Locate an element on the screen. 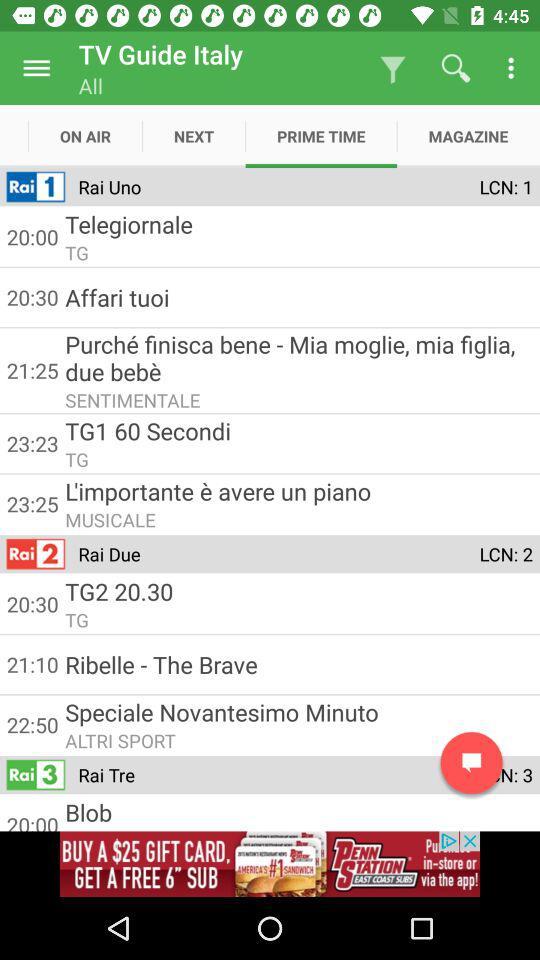 The width and height of the screenshot is (540, 960). menu is located at coordinates (36, 68).